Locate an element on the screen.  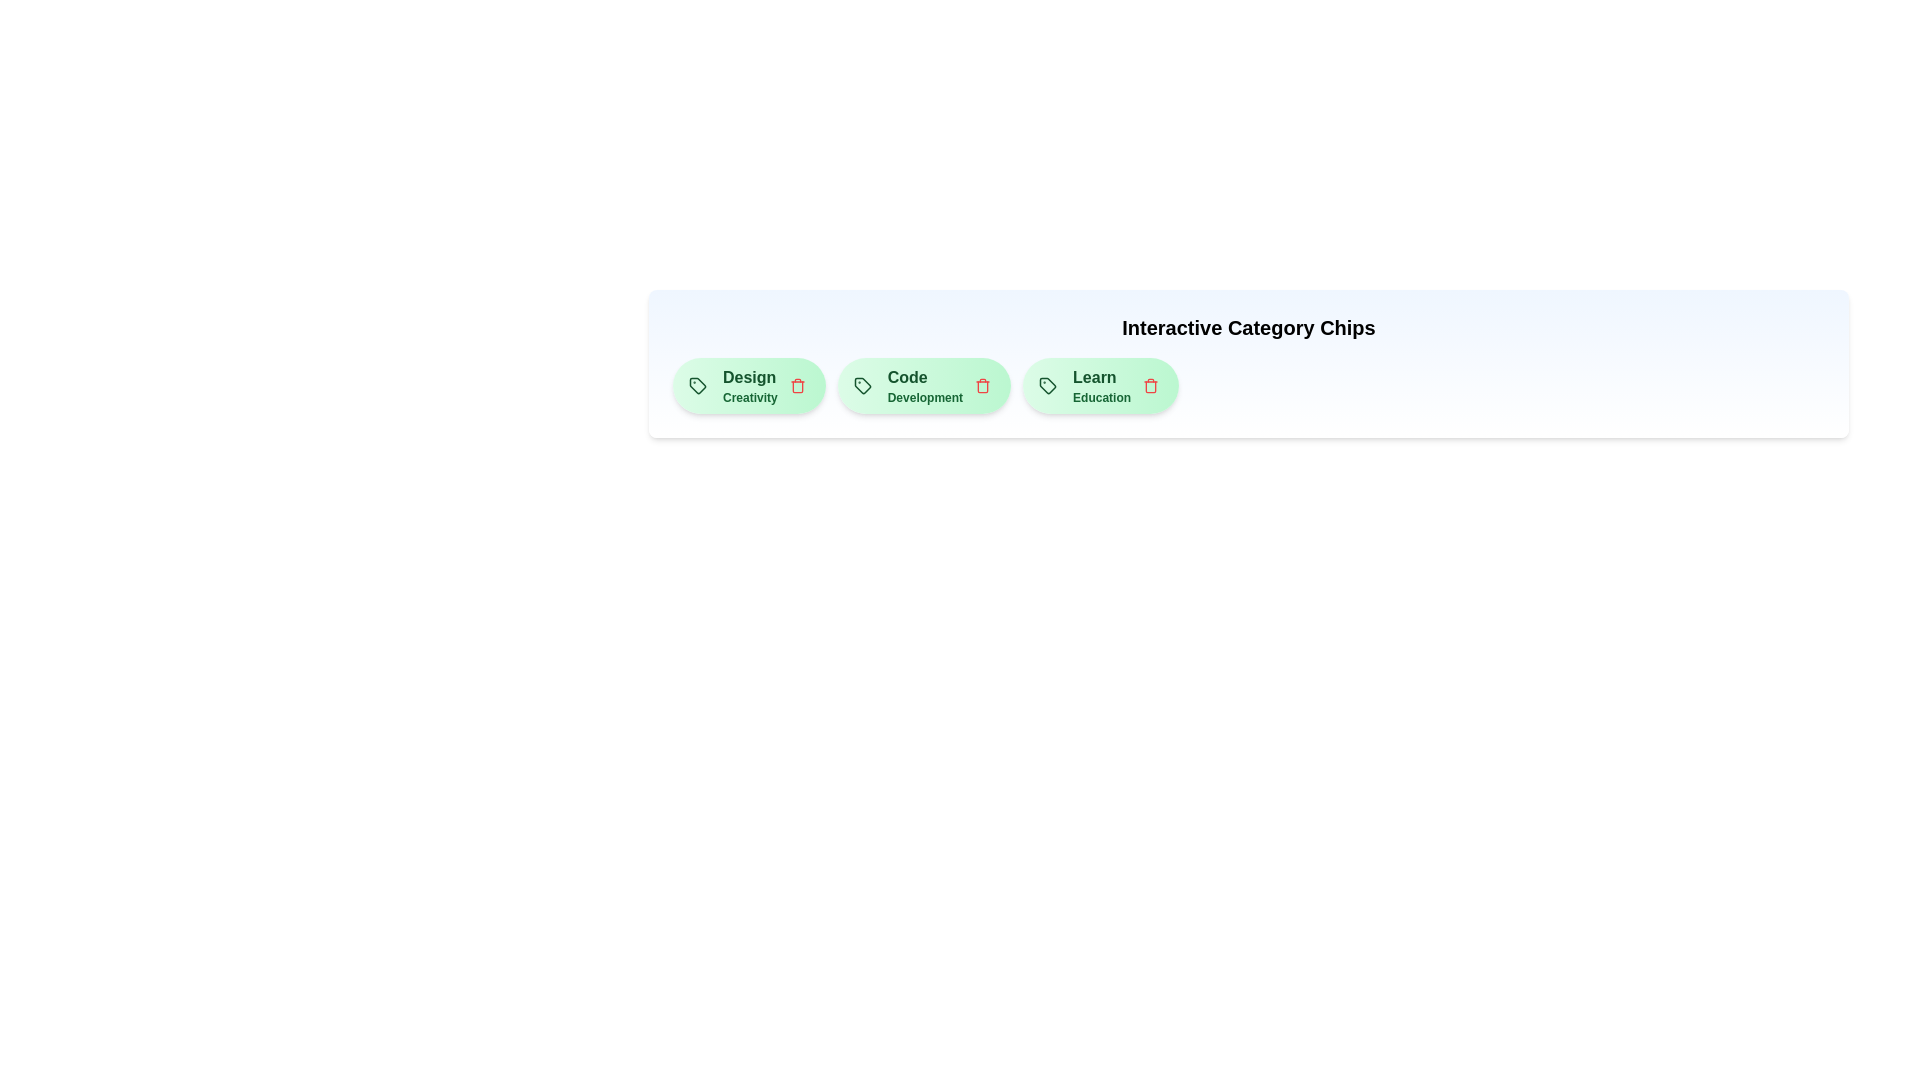
the chip labeled Learn to observe its hover effect is located at coordinates (1099, 385).